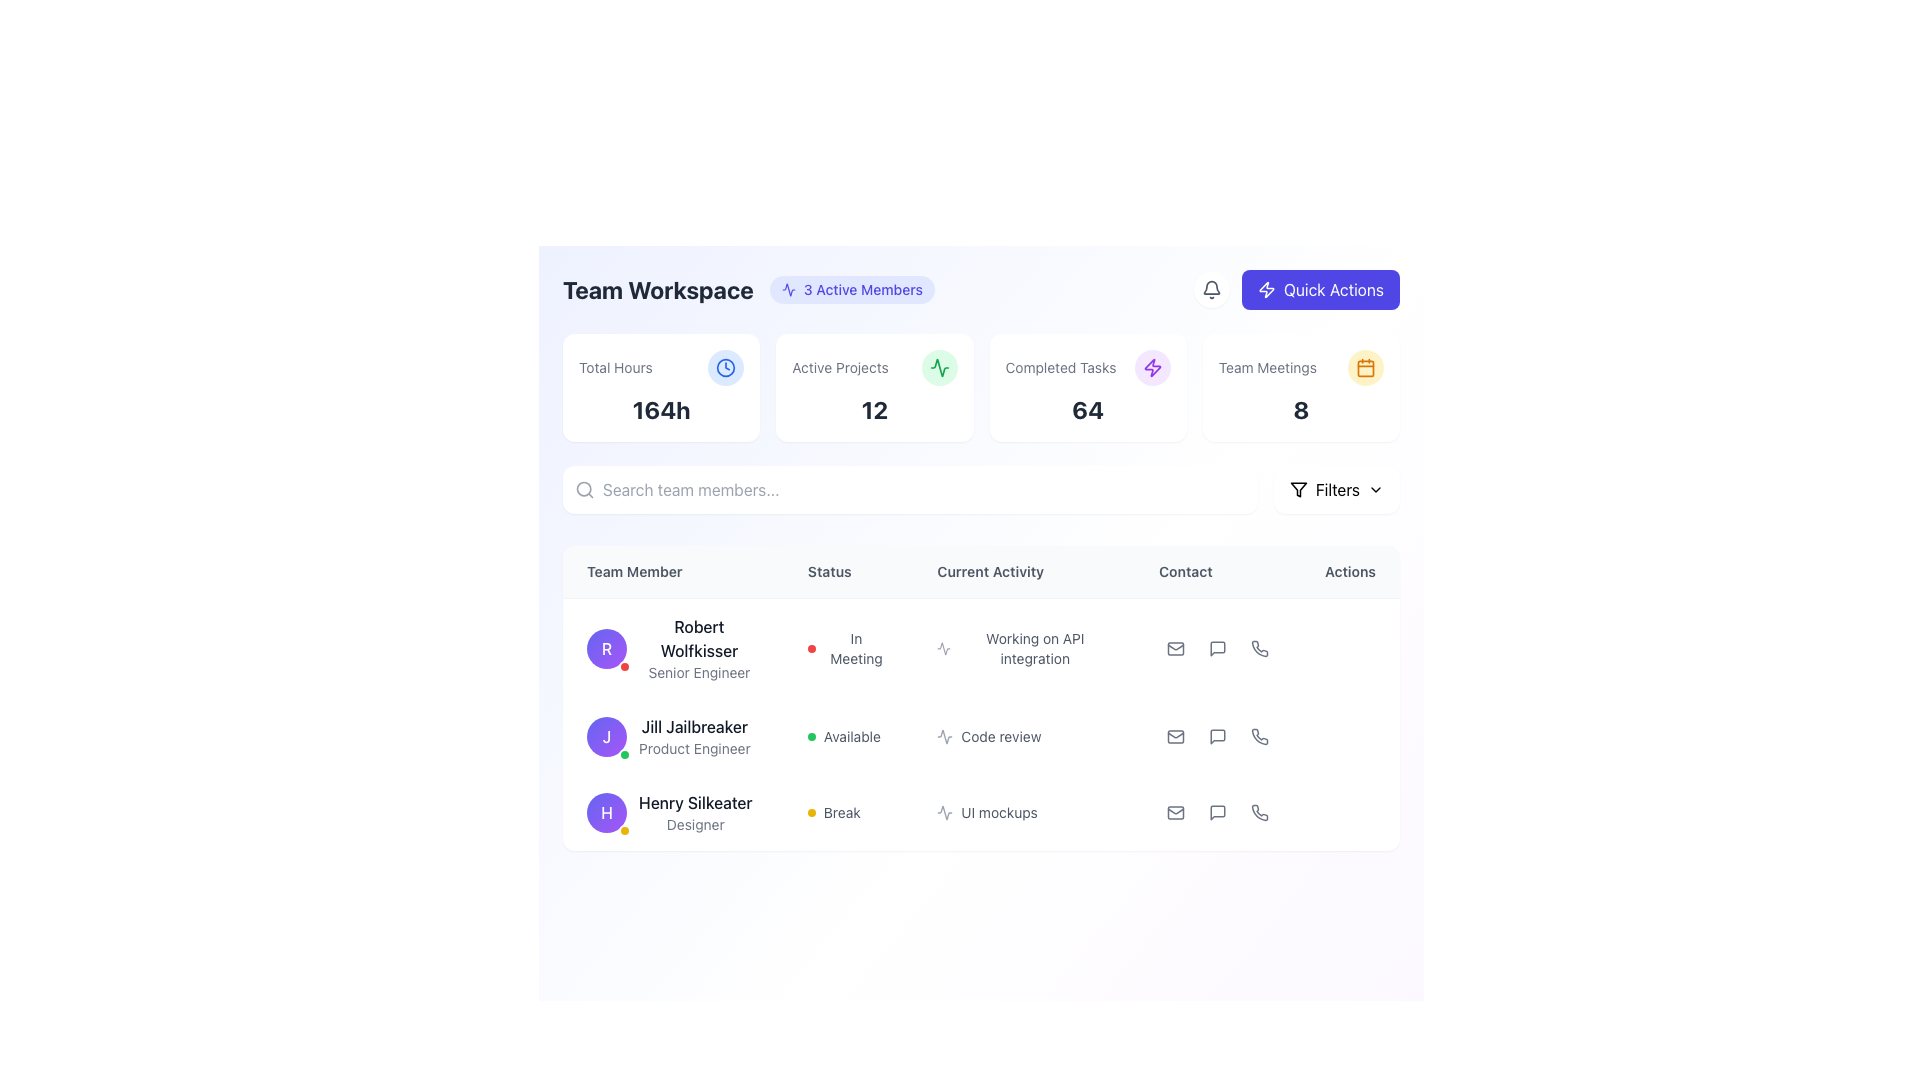  I want to click on the 'Total Hours' icon located at the top right of the 'Total Hours' information card, so click(725, 367).